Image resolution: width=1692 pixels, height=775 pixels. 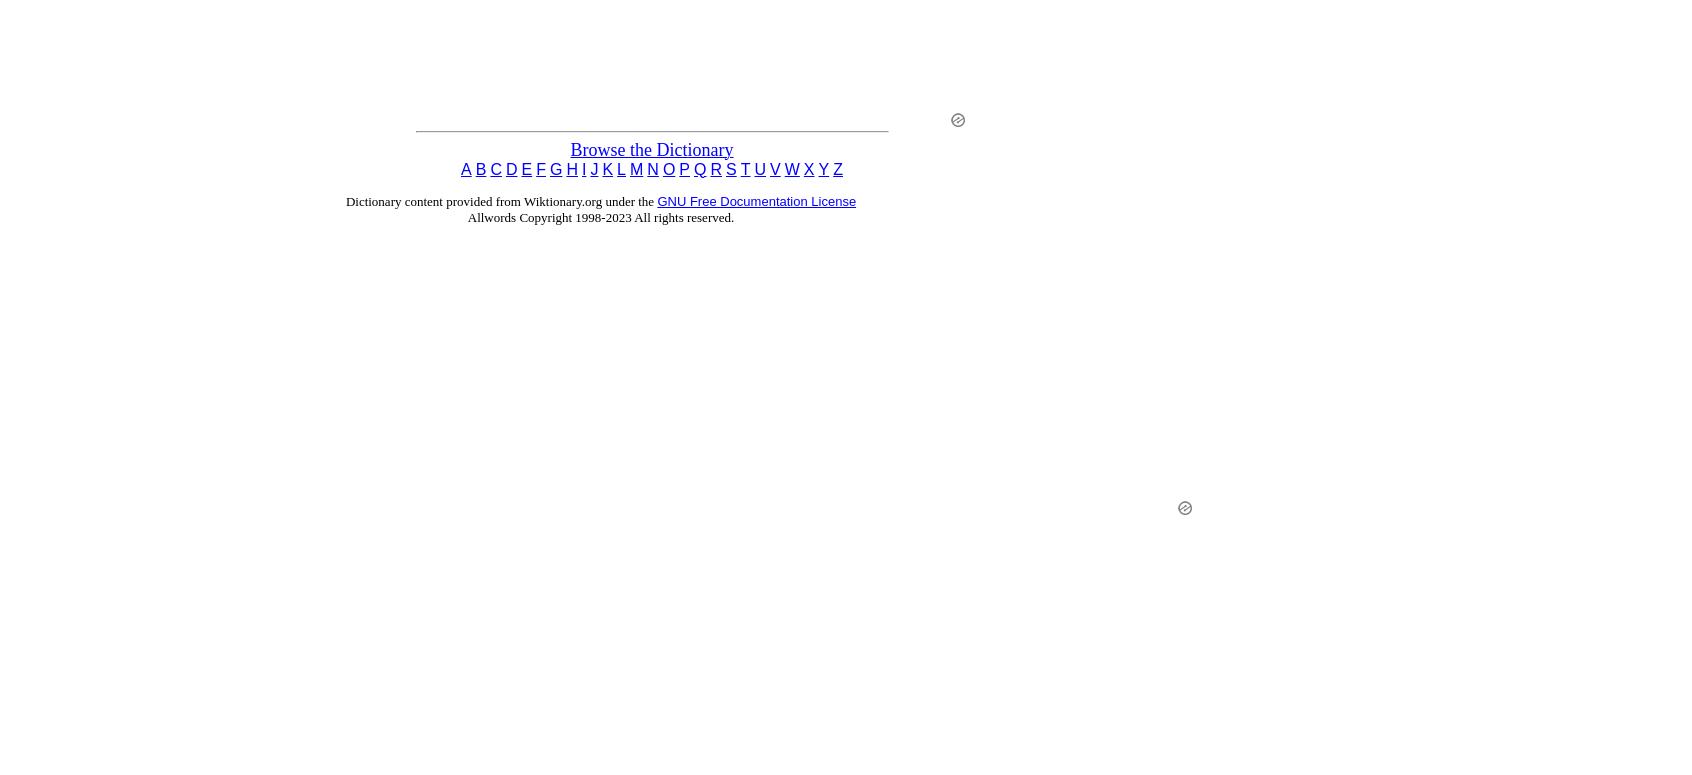 What do you see at coordinates (620, 167) in the screenshot?
I see `'L'` at bounding box center [620, 167].